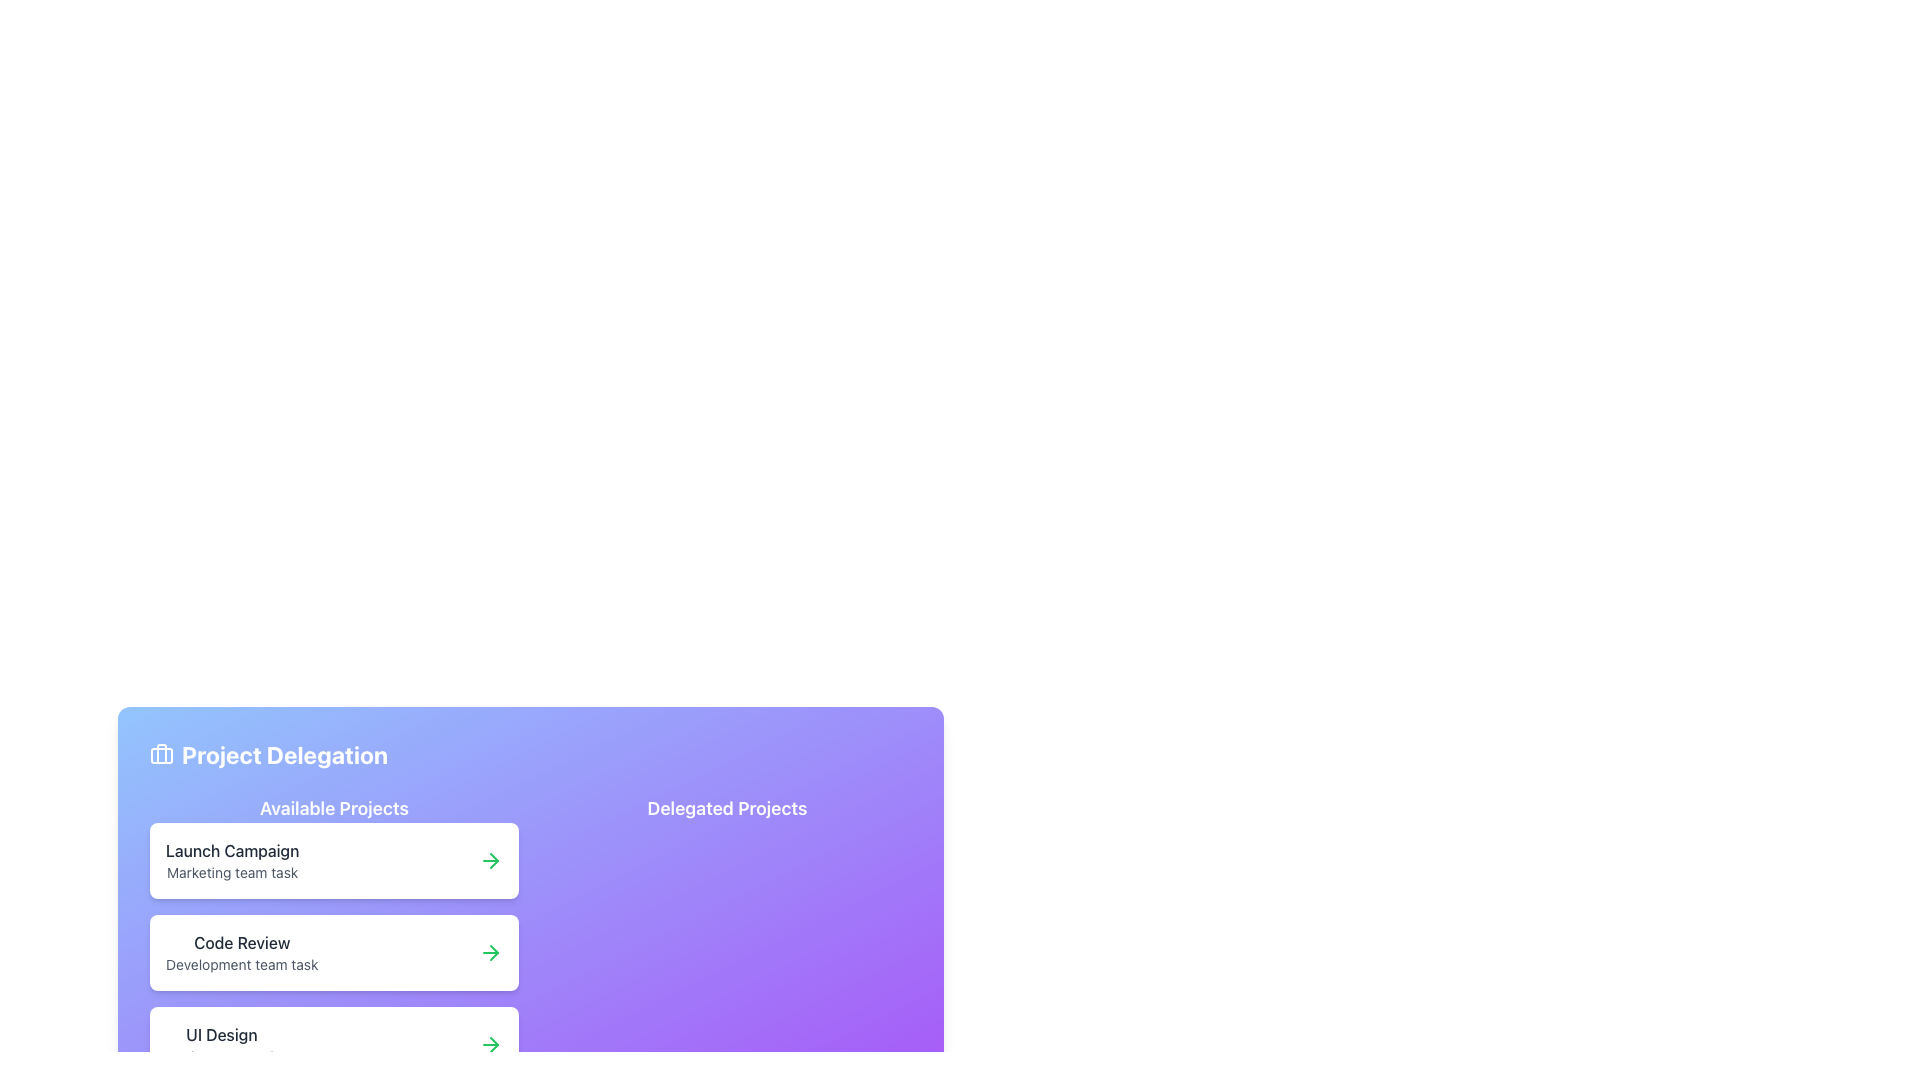 Image resolution: width=1920 pixels, height=1080 pixels. I want to click on the text label displaying 'Code Review', which is styled in bold, dark-gray font and positioned above another text in the 'Available Projects' section, so click(241, 942).